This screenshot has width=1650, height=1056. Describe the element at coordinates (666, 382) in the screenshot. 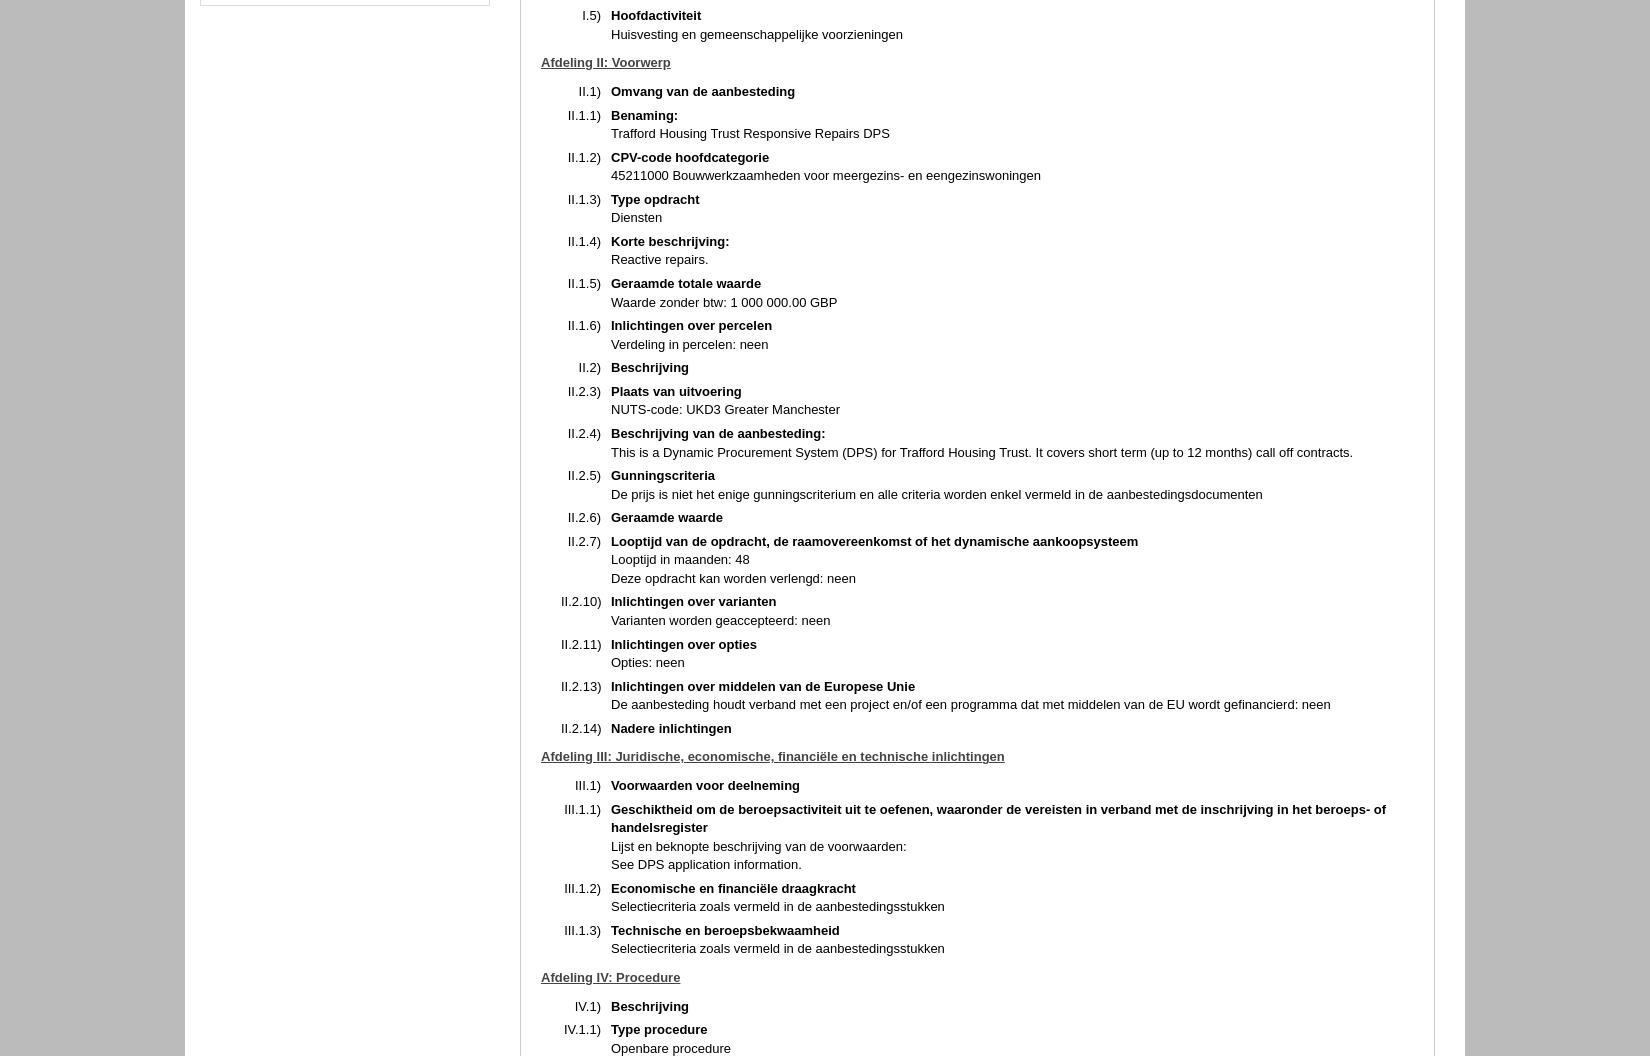

I see `'To access the DPS:'` at that location.